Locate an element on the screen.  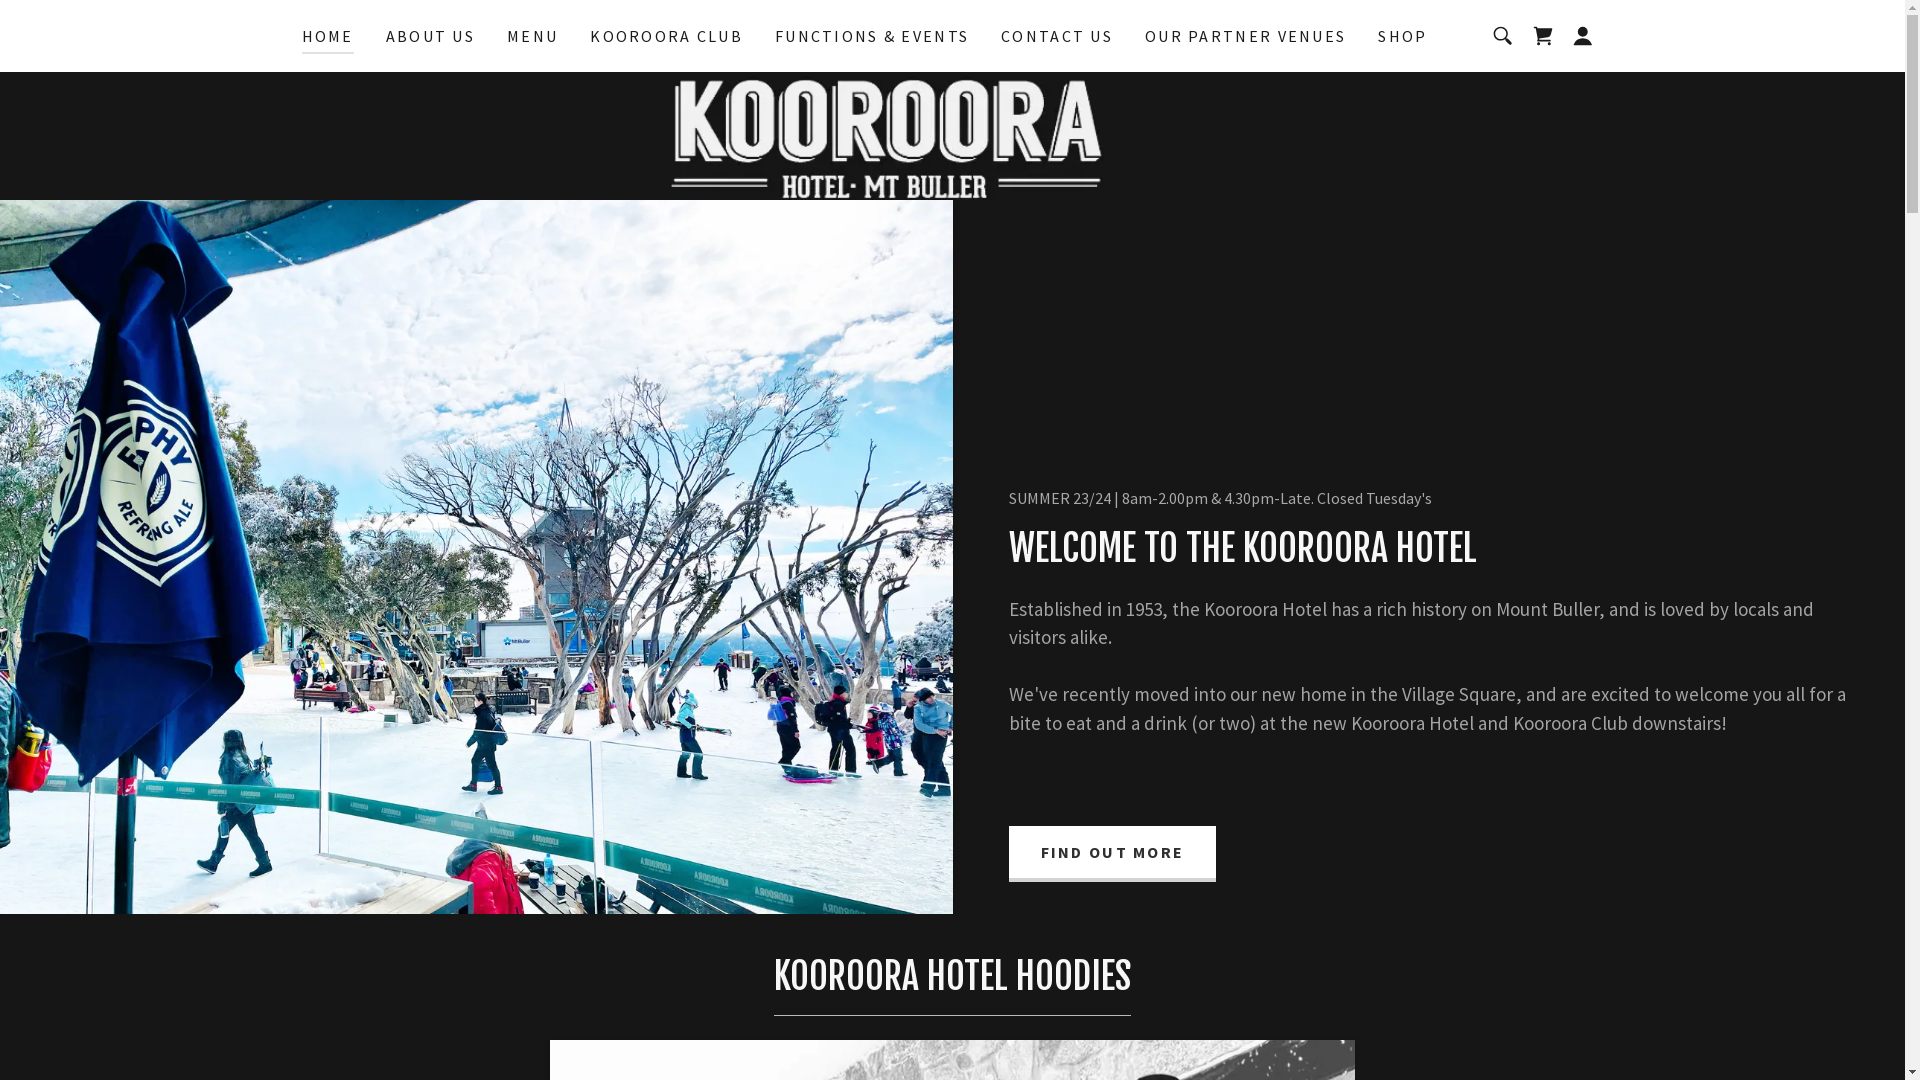
'FIND OUT MORE' is located at coordinates (1008, 853).